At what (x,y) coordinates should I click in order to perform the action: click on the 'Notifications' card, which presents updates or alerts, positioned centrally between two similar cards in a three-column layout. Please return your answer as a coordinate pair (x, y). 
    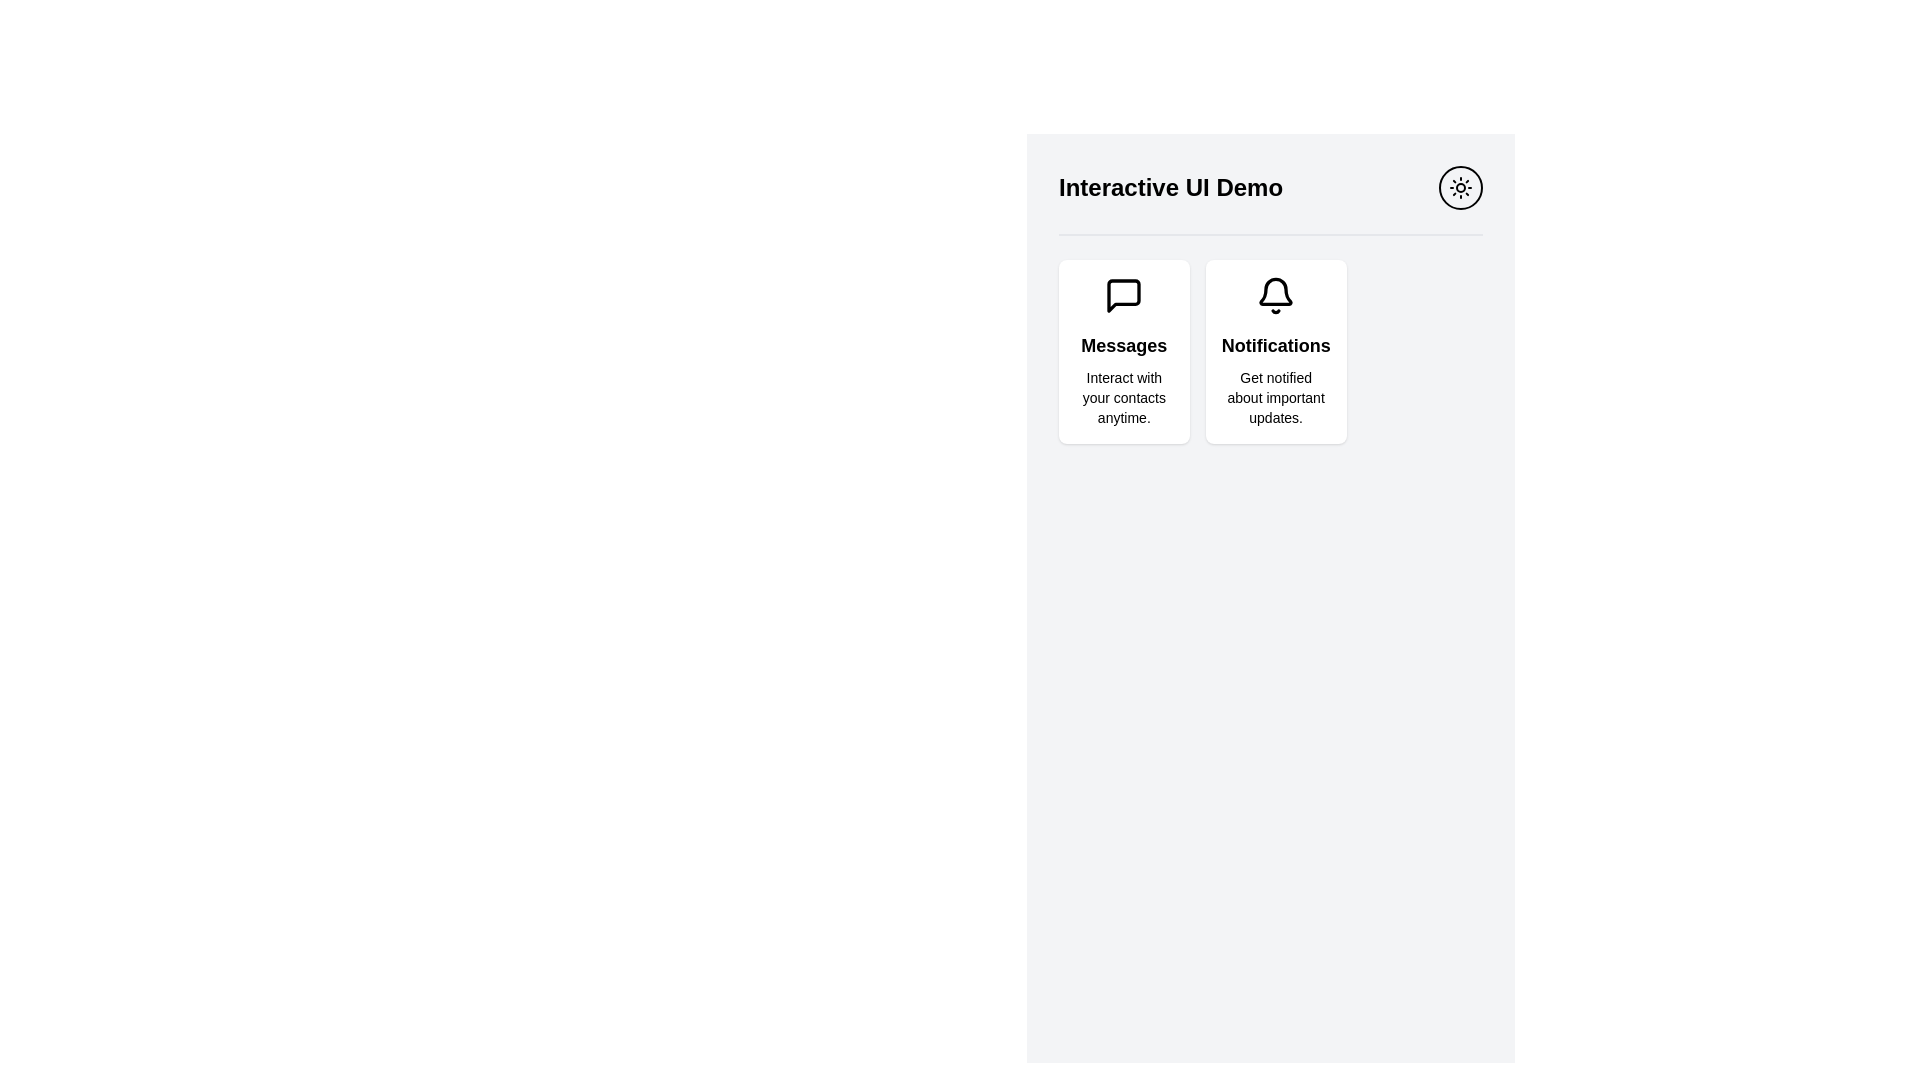
    Looking at the image, I should click on (1275, 350).